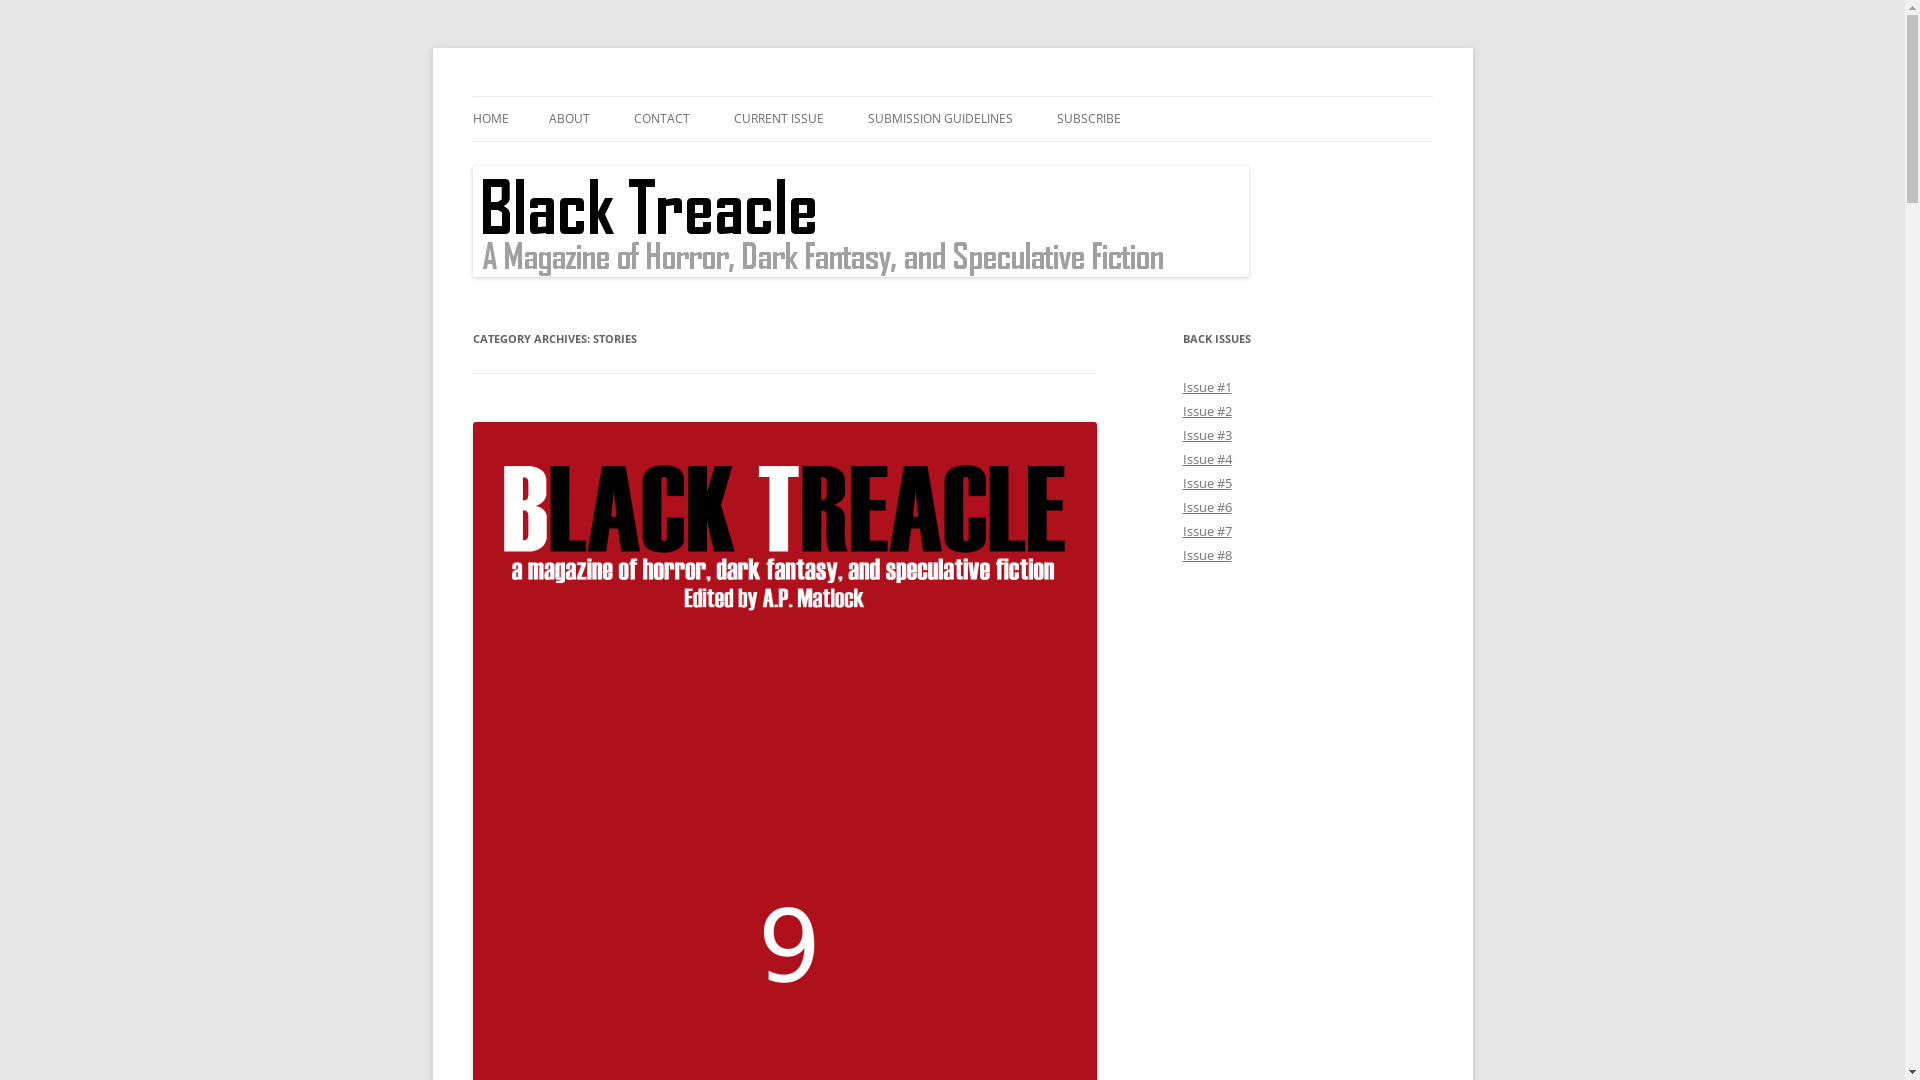  What do you see at coordinates (567, 119) in the screenshot?
I see `'ABOUT'` at bounding box center [567, 119].